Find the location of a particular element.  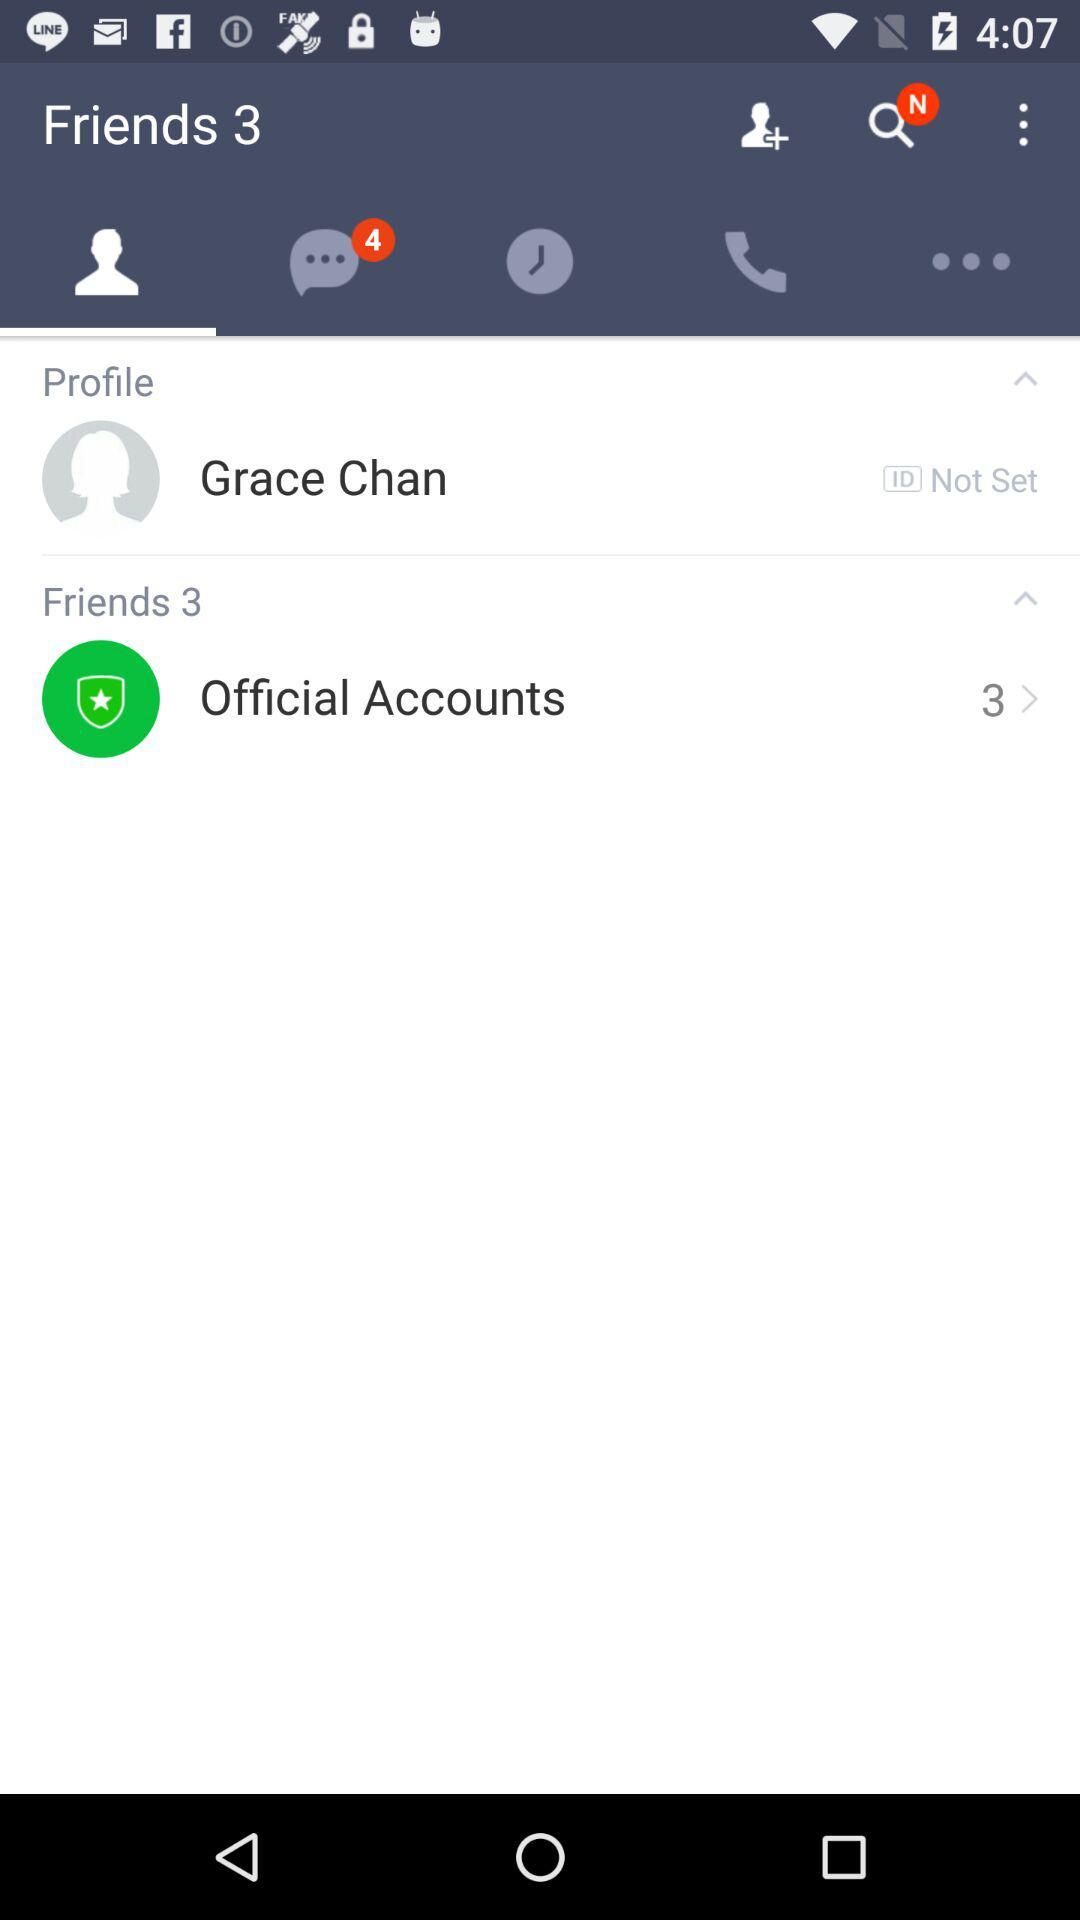

the official accounts item is located at coordinates (382, 698).